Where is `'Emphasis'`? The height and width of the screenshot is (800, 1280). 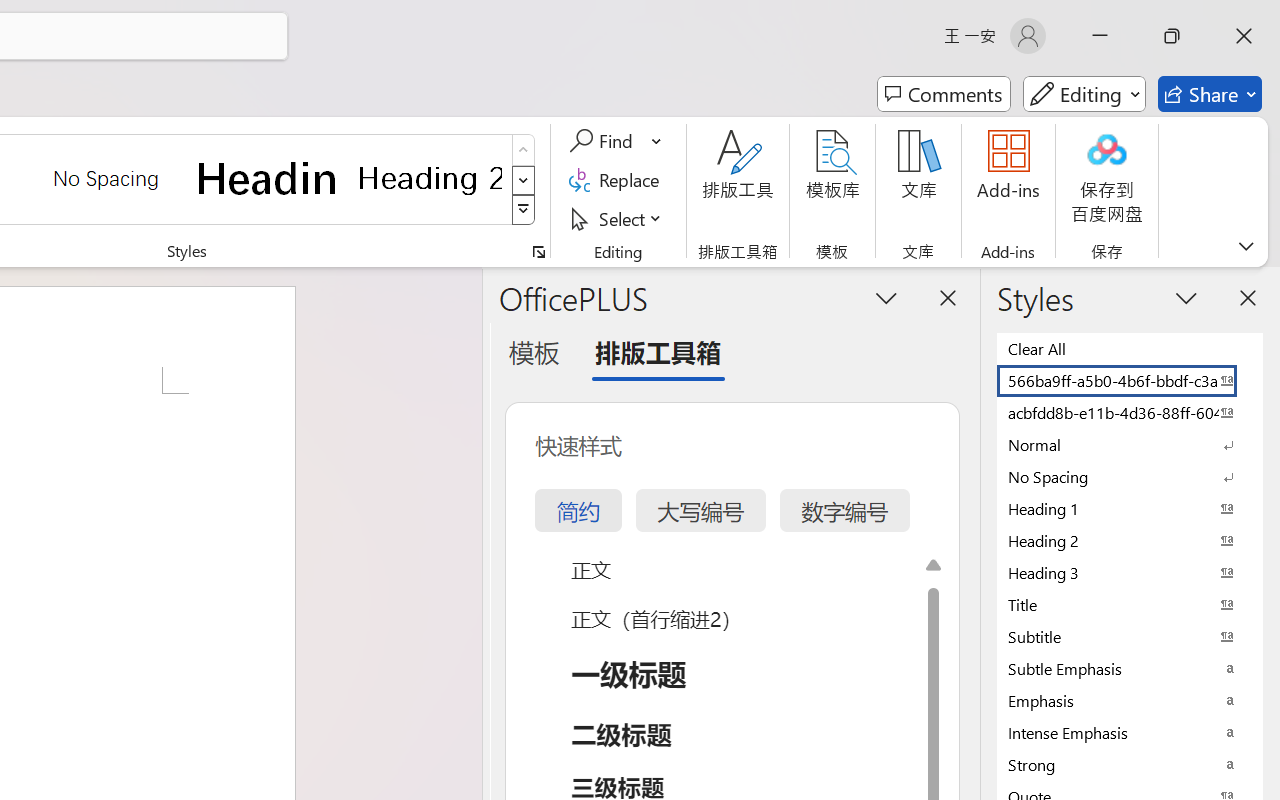 'Emphasis' is located at coordinates (1130, 700).